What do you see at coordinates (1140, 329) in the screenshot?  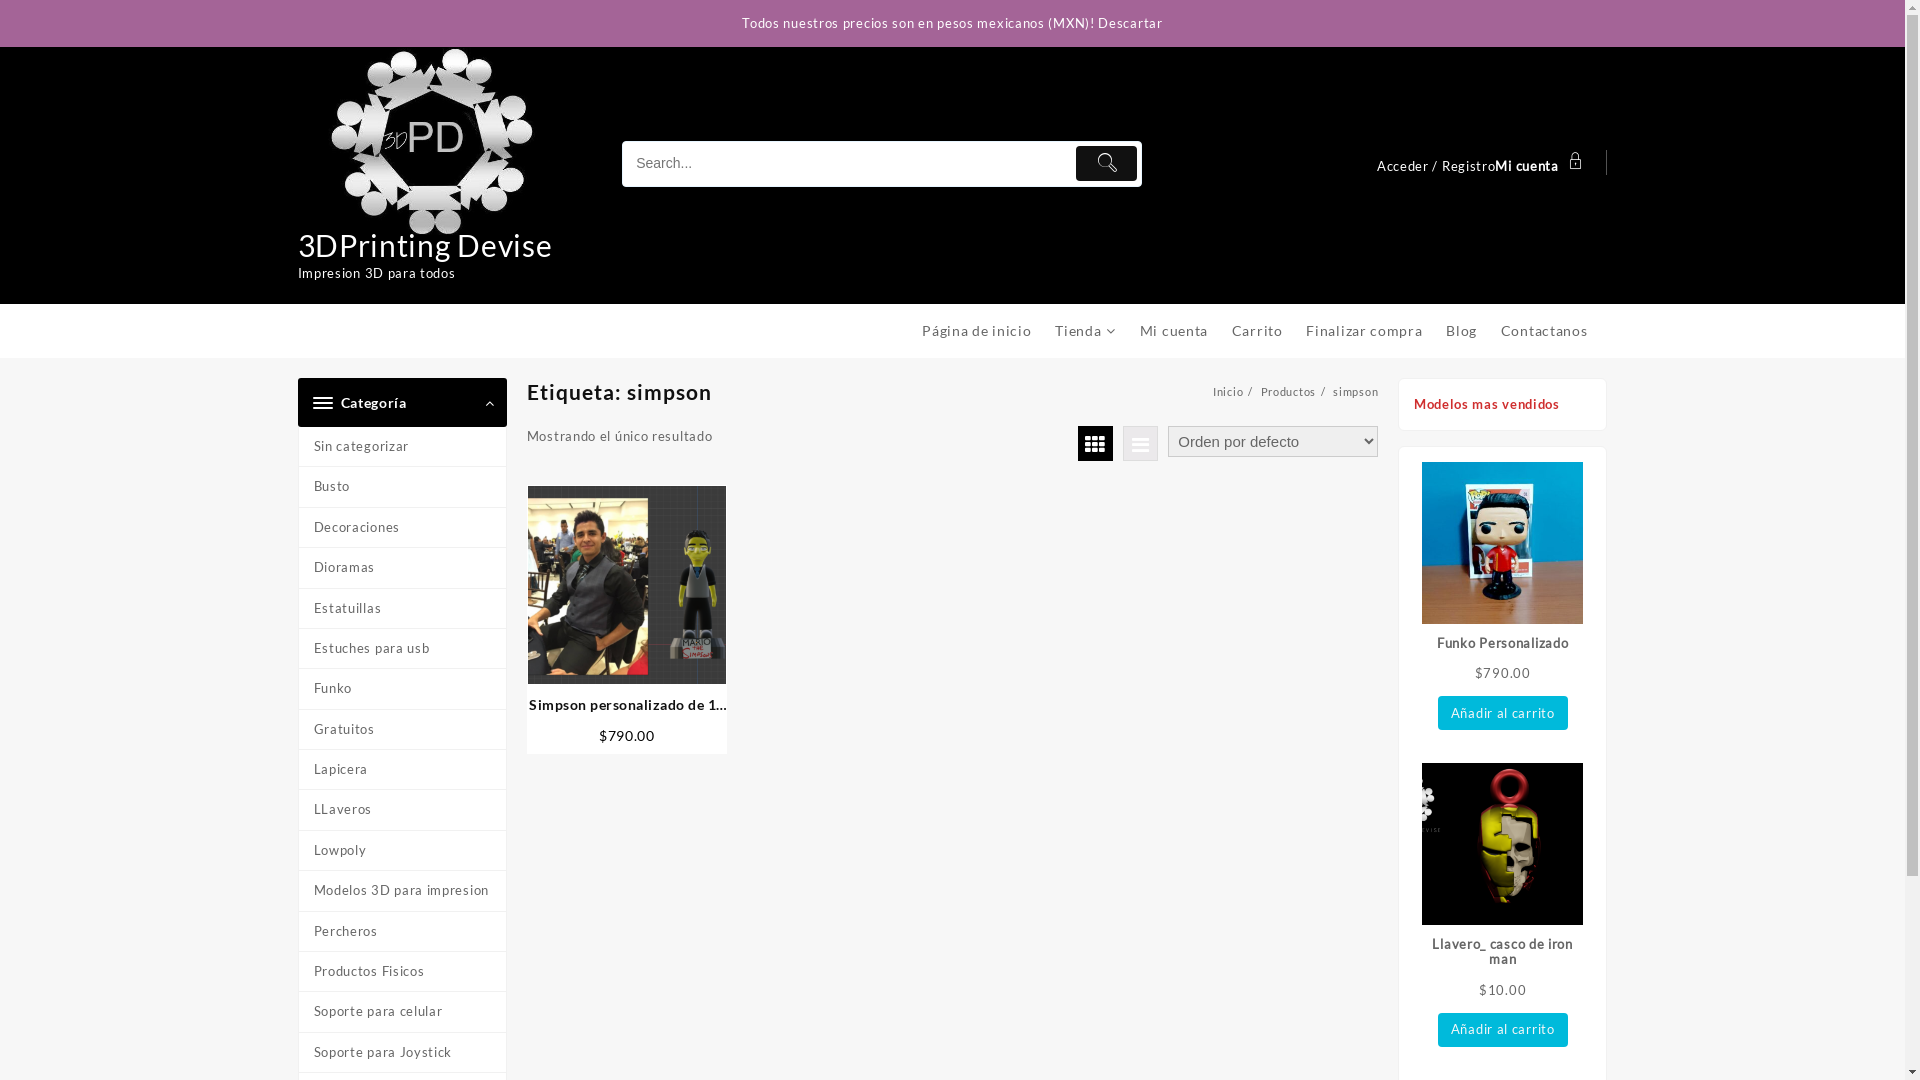 I see `'Mi cuenta'` at bounding box center [1140, 329].